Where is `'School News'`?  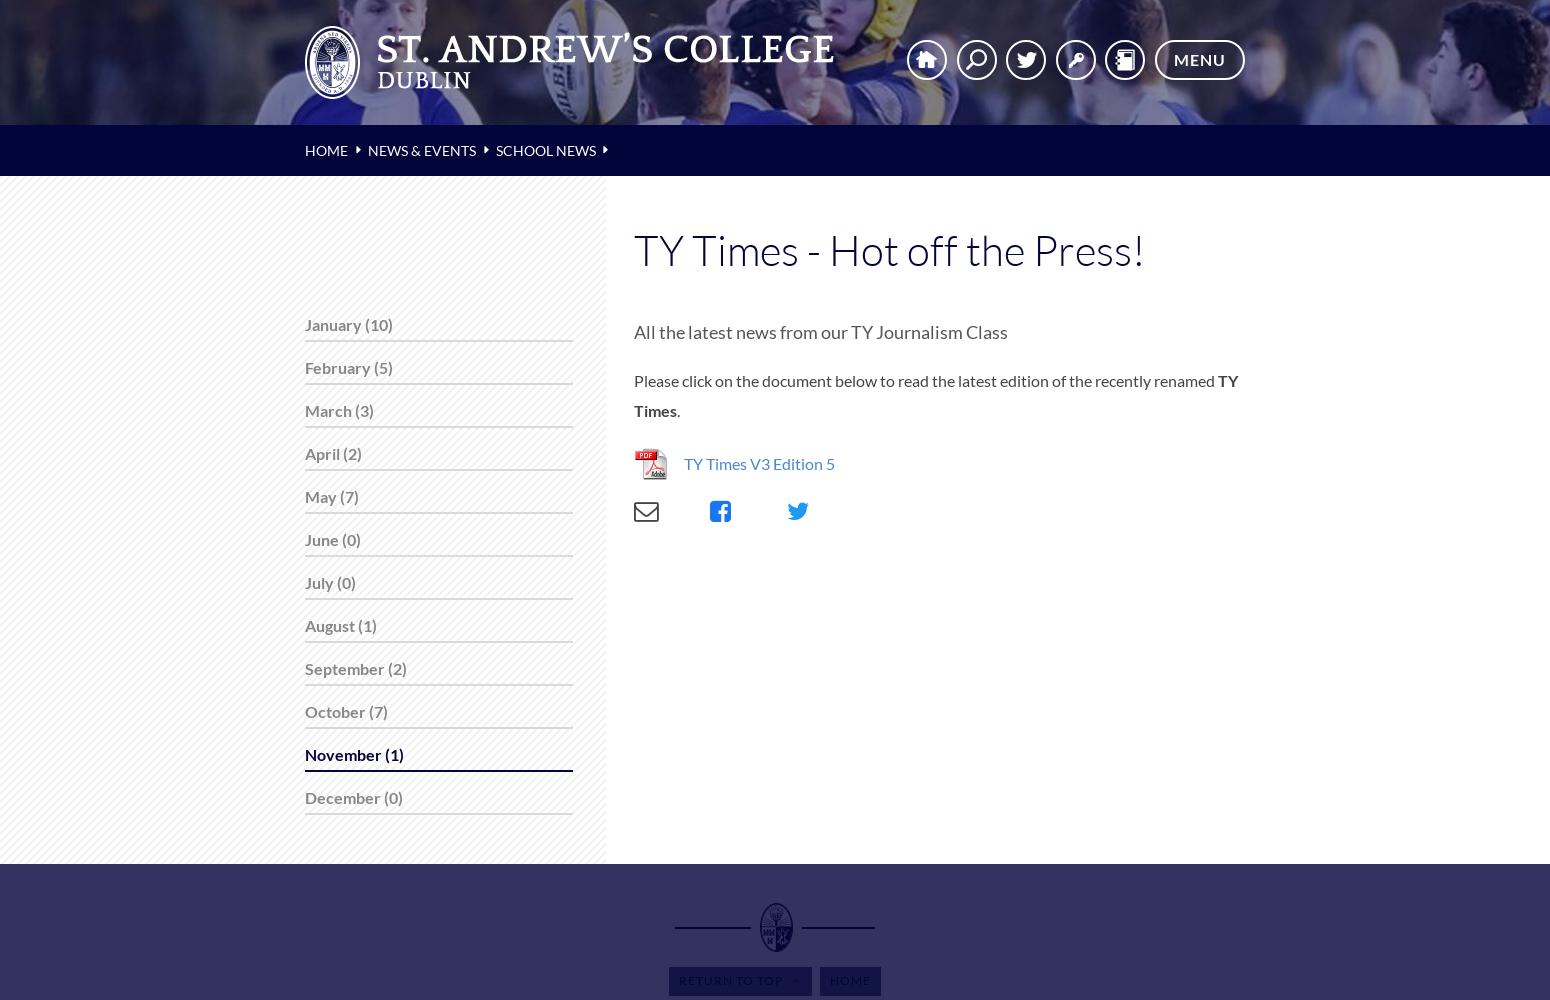 'School News' is located at coordinates (544, 150).